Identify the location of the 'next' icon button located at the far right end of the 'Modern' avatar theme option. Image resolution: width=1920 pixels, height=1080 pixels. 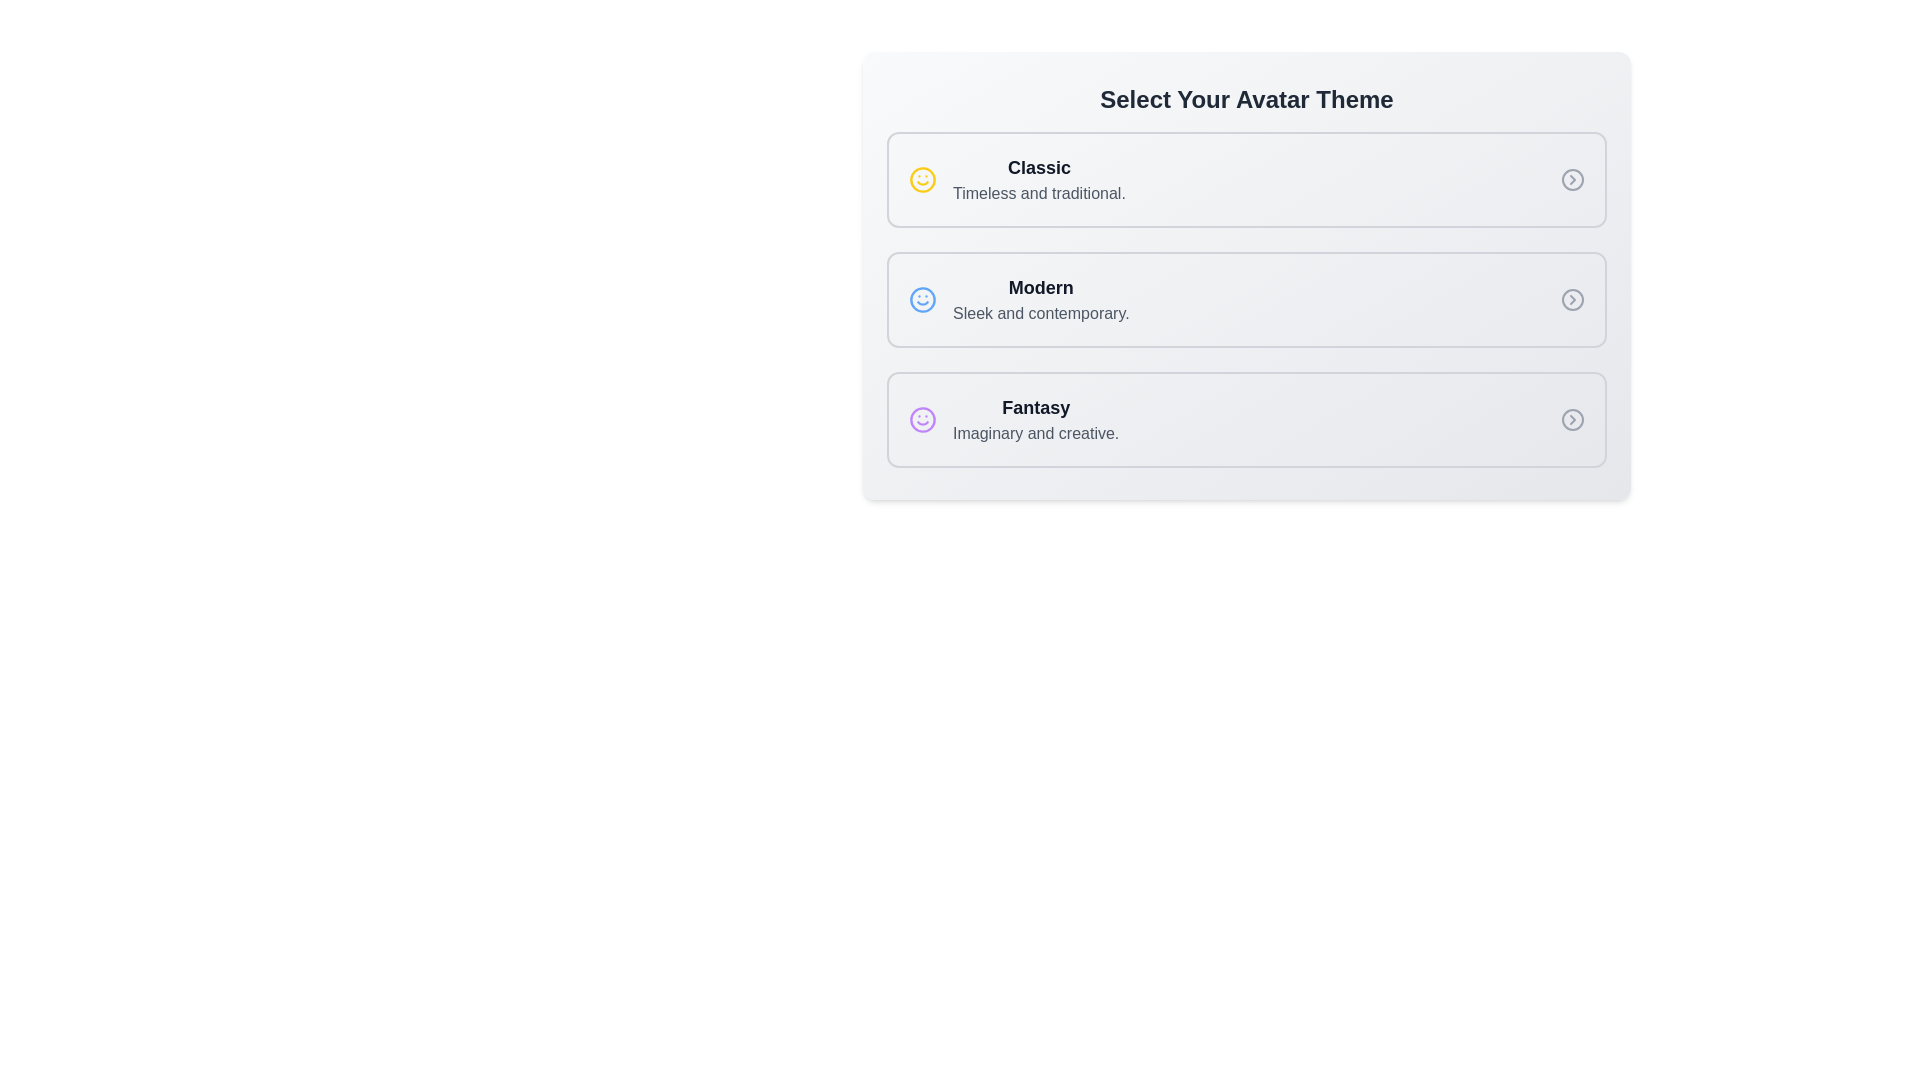
(1572, 300).